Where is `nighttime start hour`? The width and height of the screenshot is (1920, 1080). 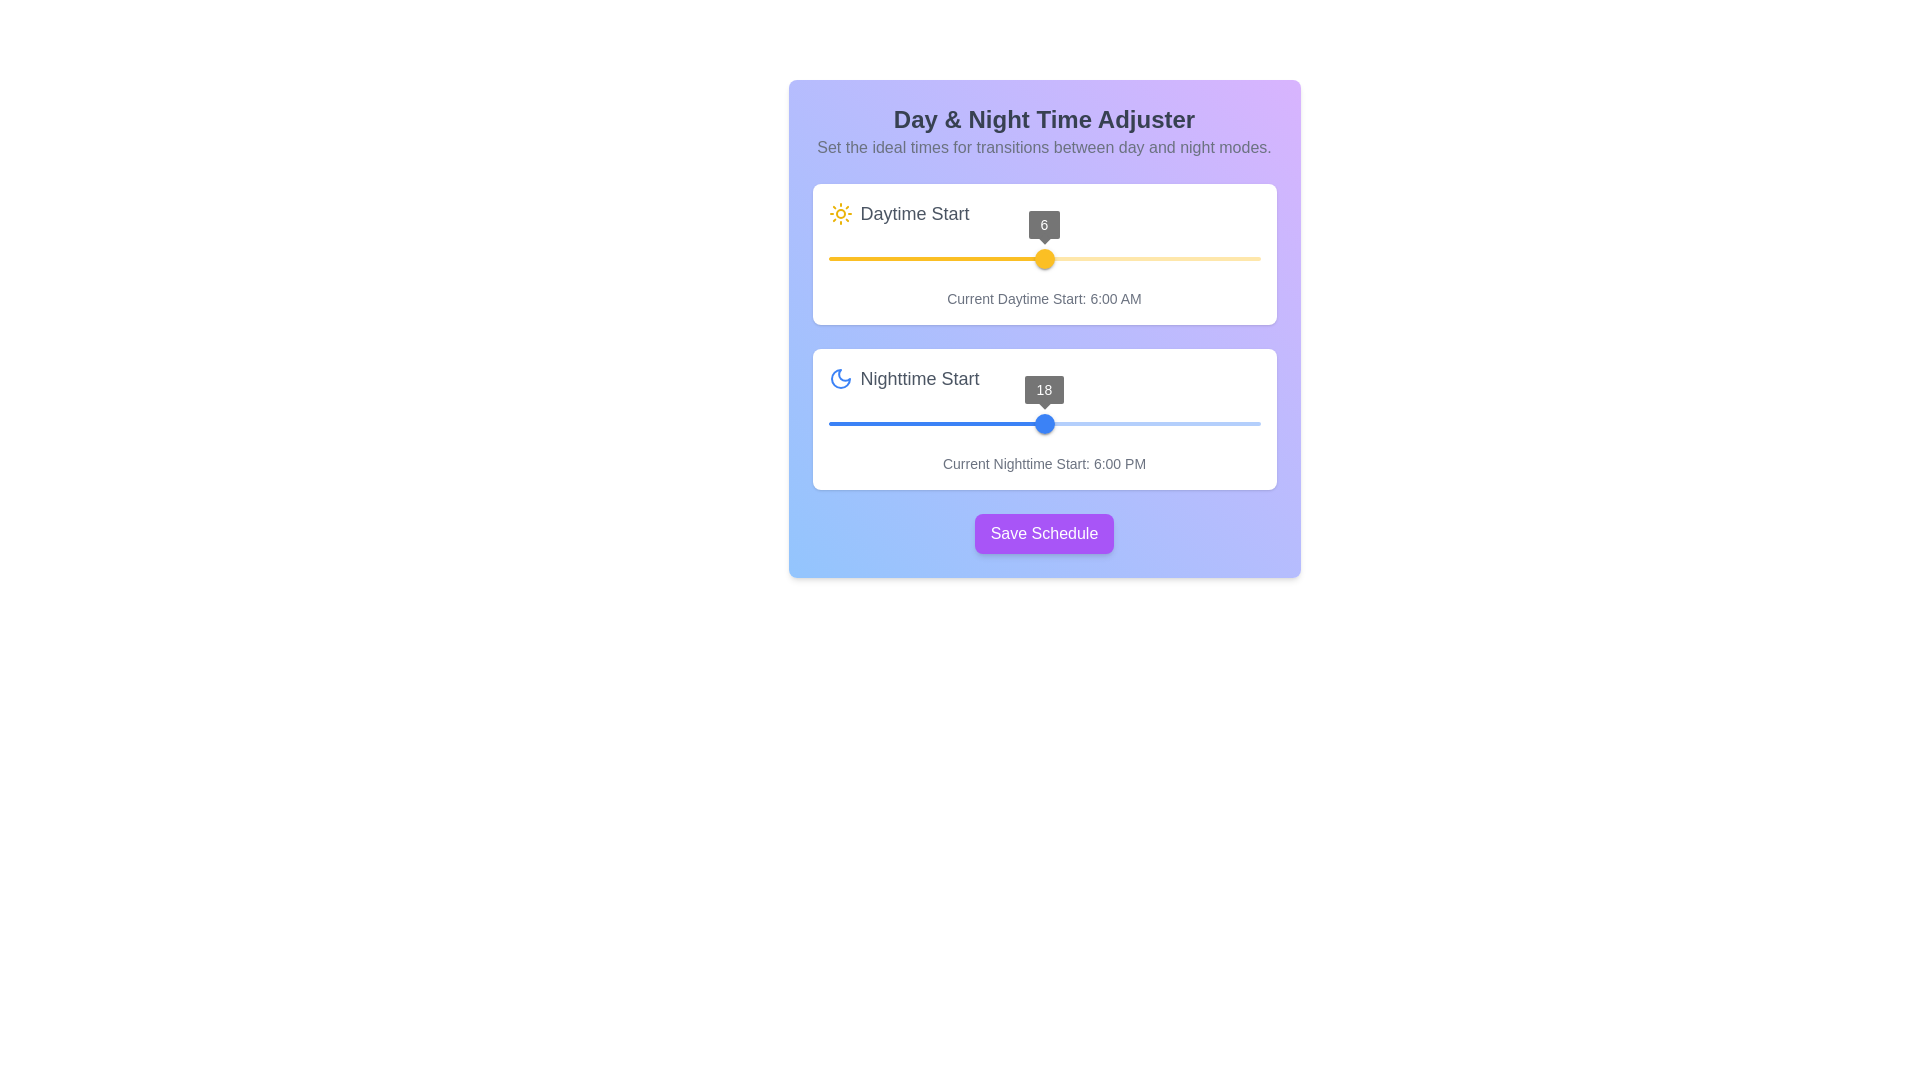
nighttime start hour is located at coordinates (1026, 423).